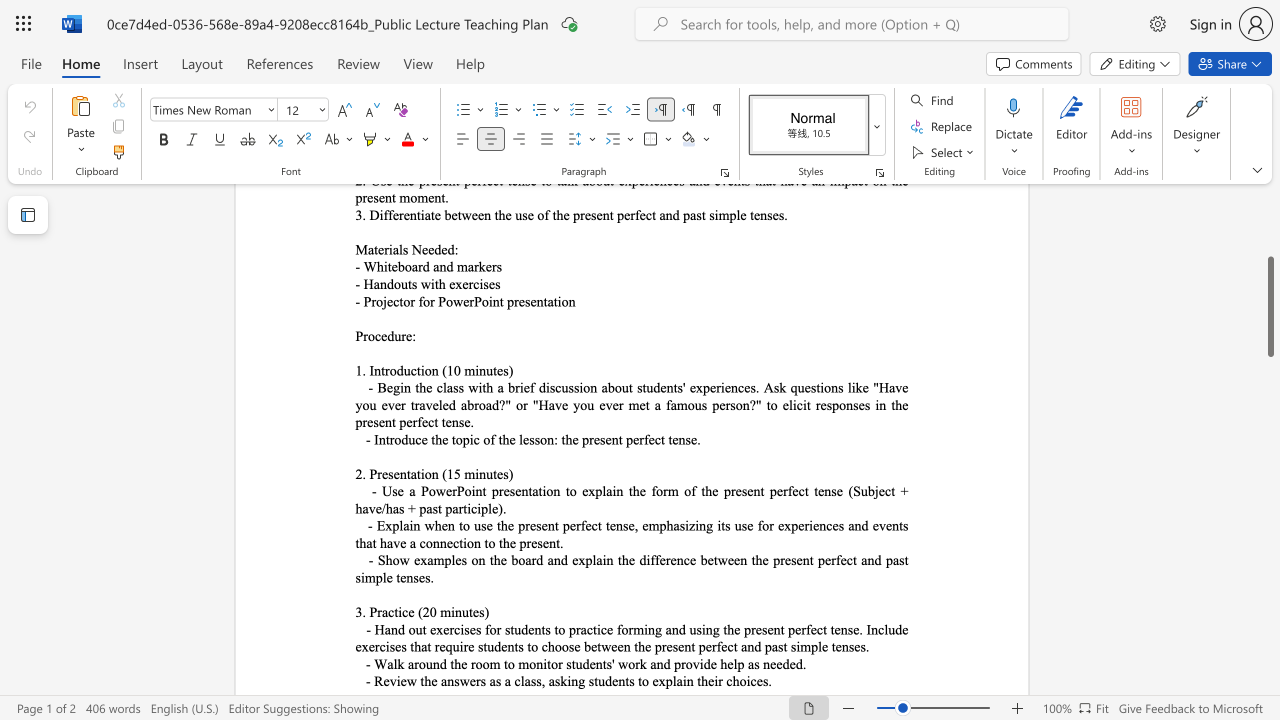 Image resolution: width=1280 pixels, height=720 pixels. Describe the element at coordinates (407, 611) in the screenshot. I see `the subset text "e (20 minu" within the text "3. Practice (20 minutes)"` at that location.